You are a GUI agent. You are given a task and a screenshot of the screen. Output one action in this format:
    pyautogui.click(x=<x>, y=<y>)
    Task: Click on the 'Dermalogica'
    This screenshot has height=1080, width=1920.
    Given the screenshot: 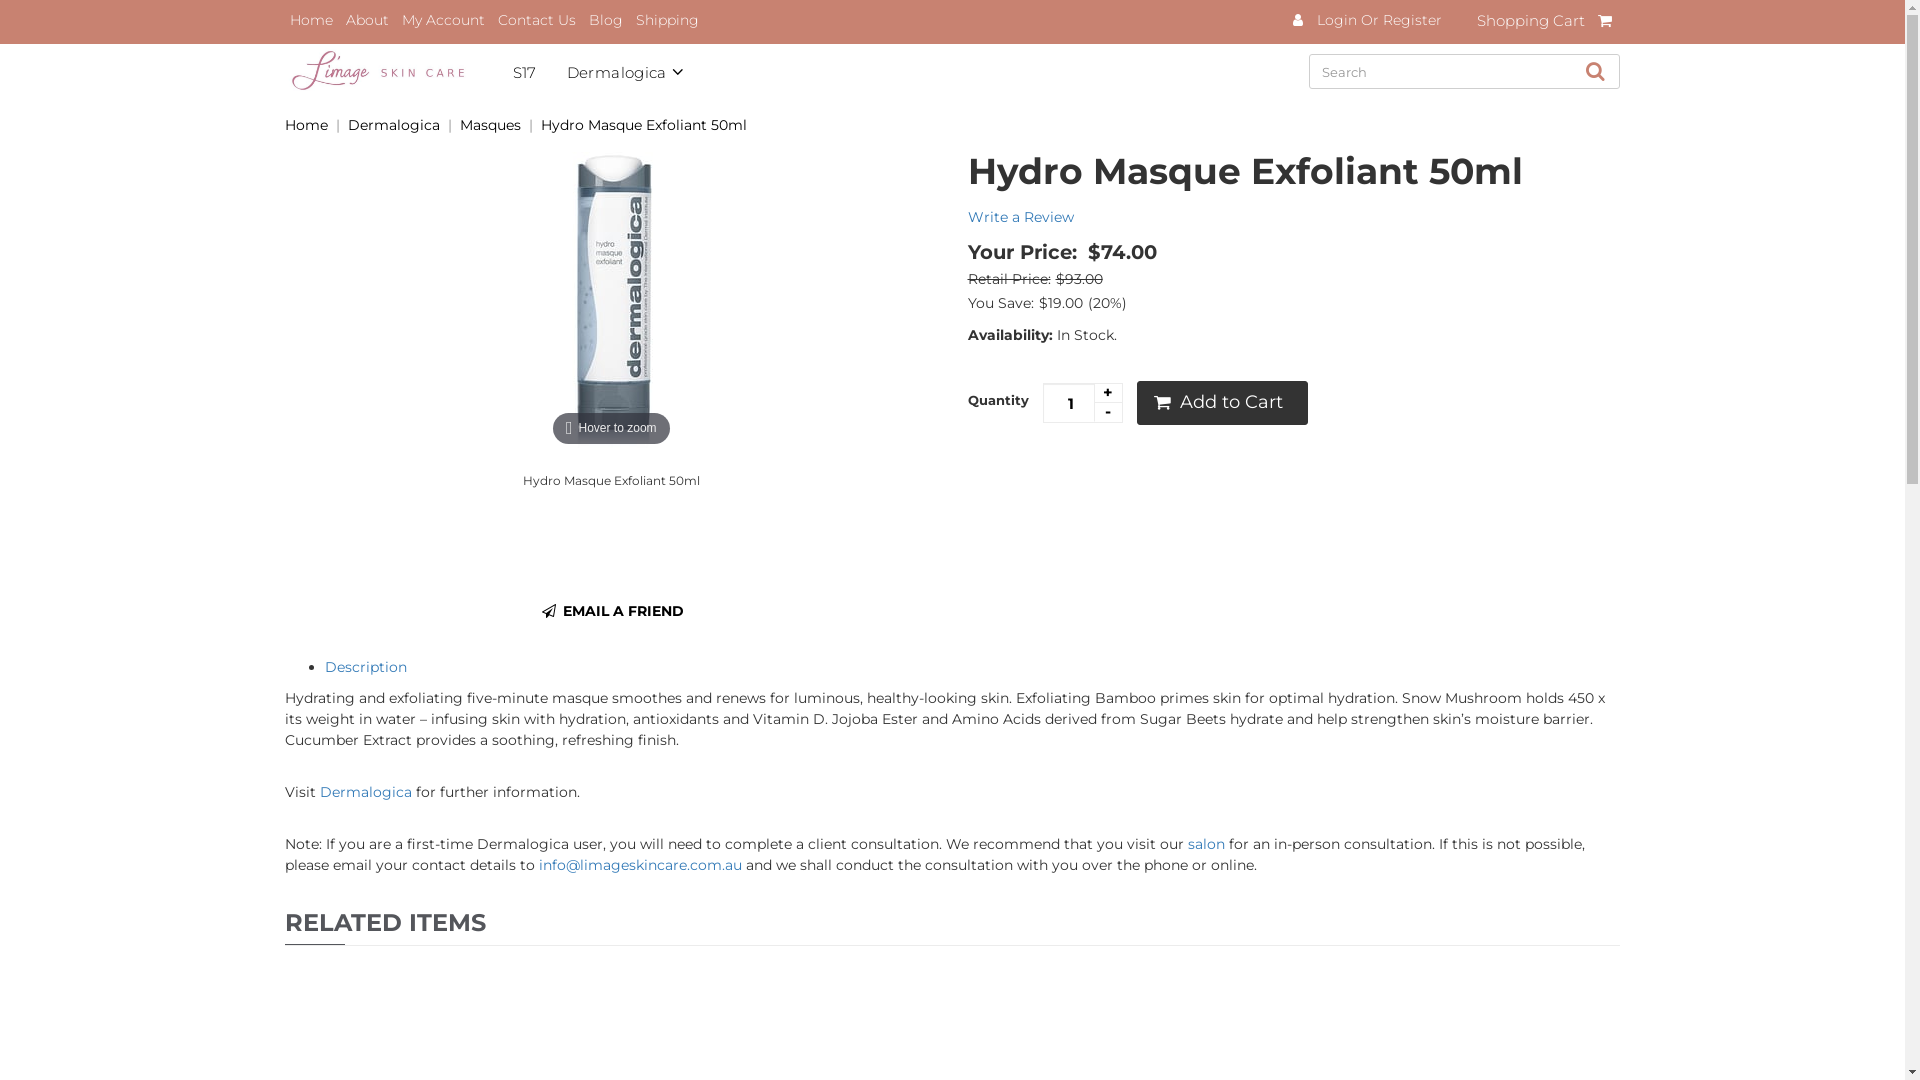 What is the action you would take?
    pyautogui.click(x=393, y=124)
    